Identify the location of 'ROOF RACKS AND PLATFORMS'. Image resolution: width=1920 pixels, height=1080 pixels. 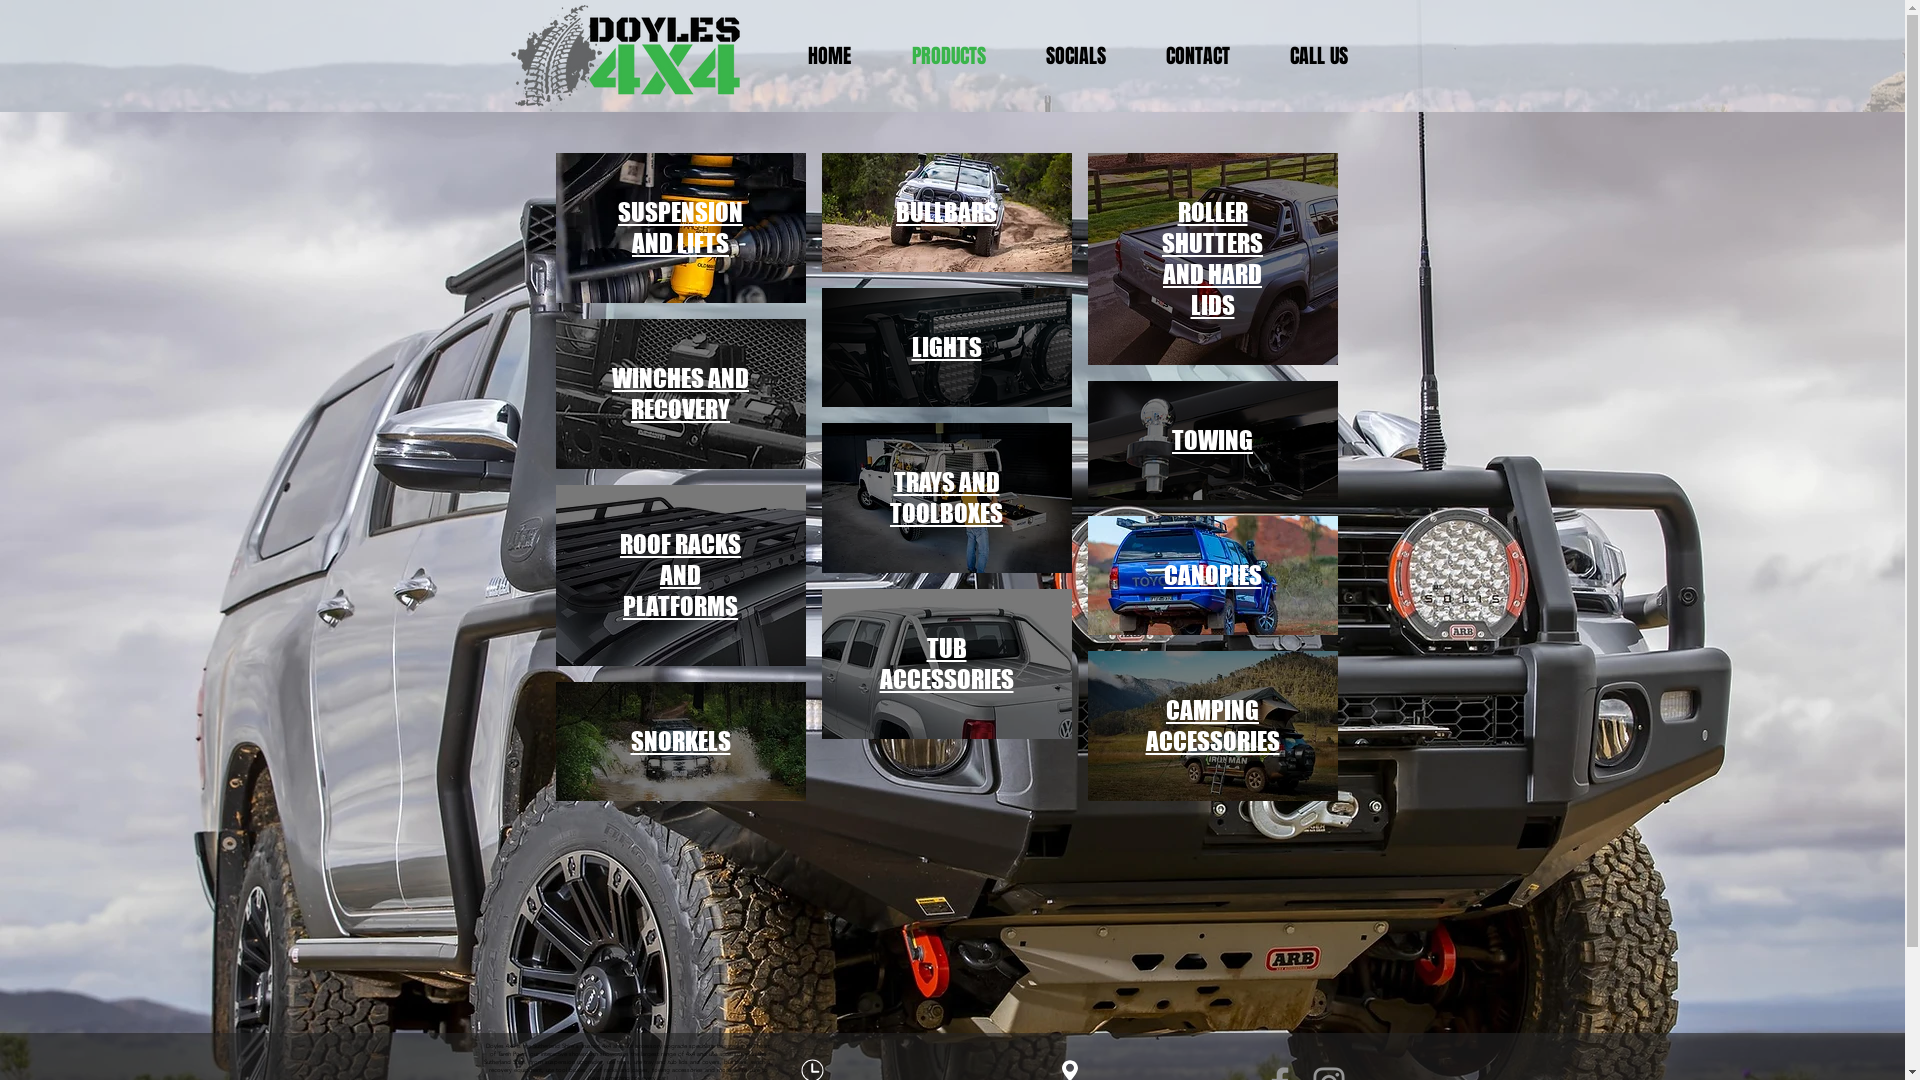
(680, 575).